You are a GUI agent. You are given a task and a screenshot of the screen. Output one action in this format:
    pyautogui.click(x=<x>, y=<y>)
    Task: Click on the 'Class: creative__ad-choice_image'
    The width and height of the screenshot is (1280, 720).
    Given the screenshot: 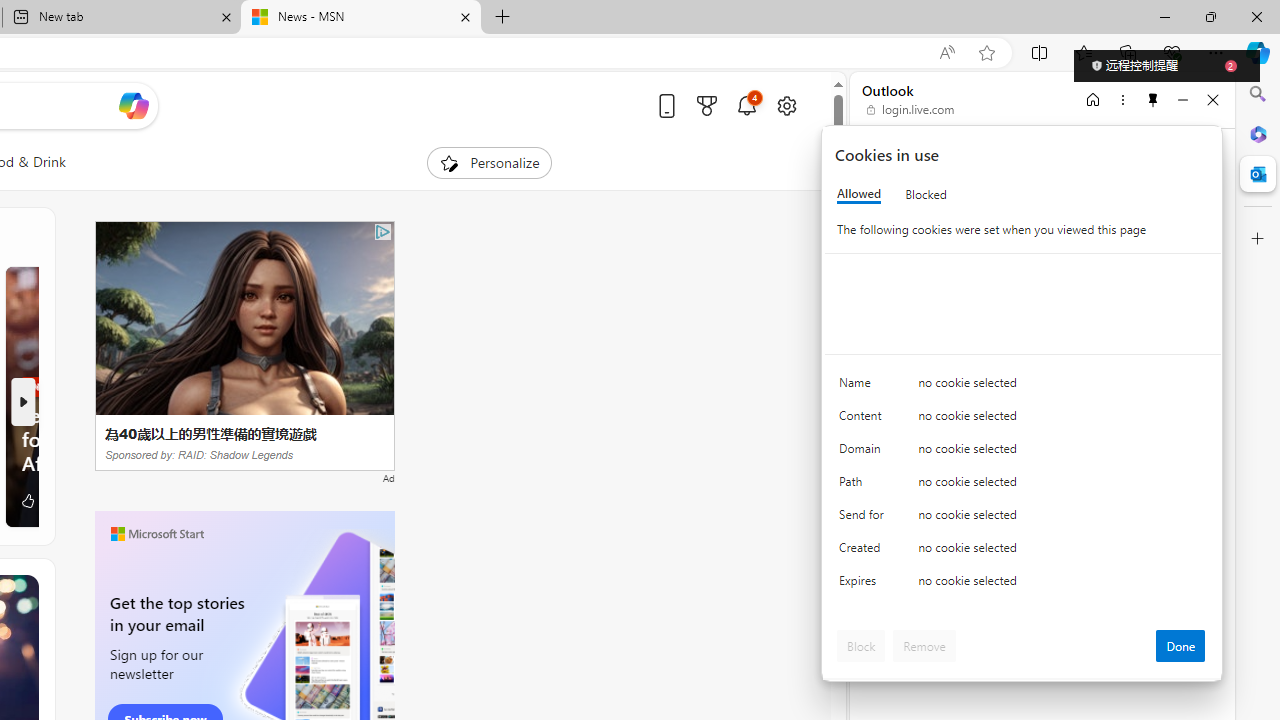 What is the action you would take?
    pyautogui.click(x=383, y=230)
    